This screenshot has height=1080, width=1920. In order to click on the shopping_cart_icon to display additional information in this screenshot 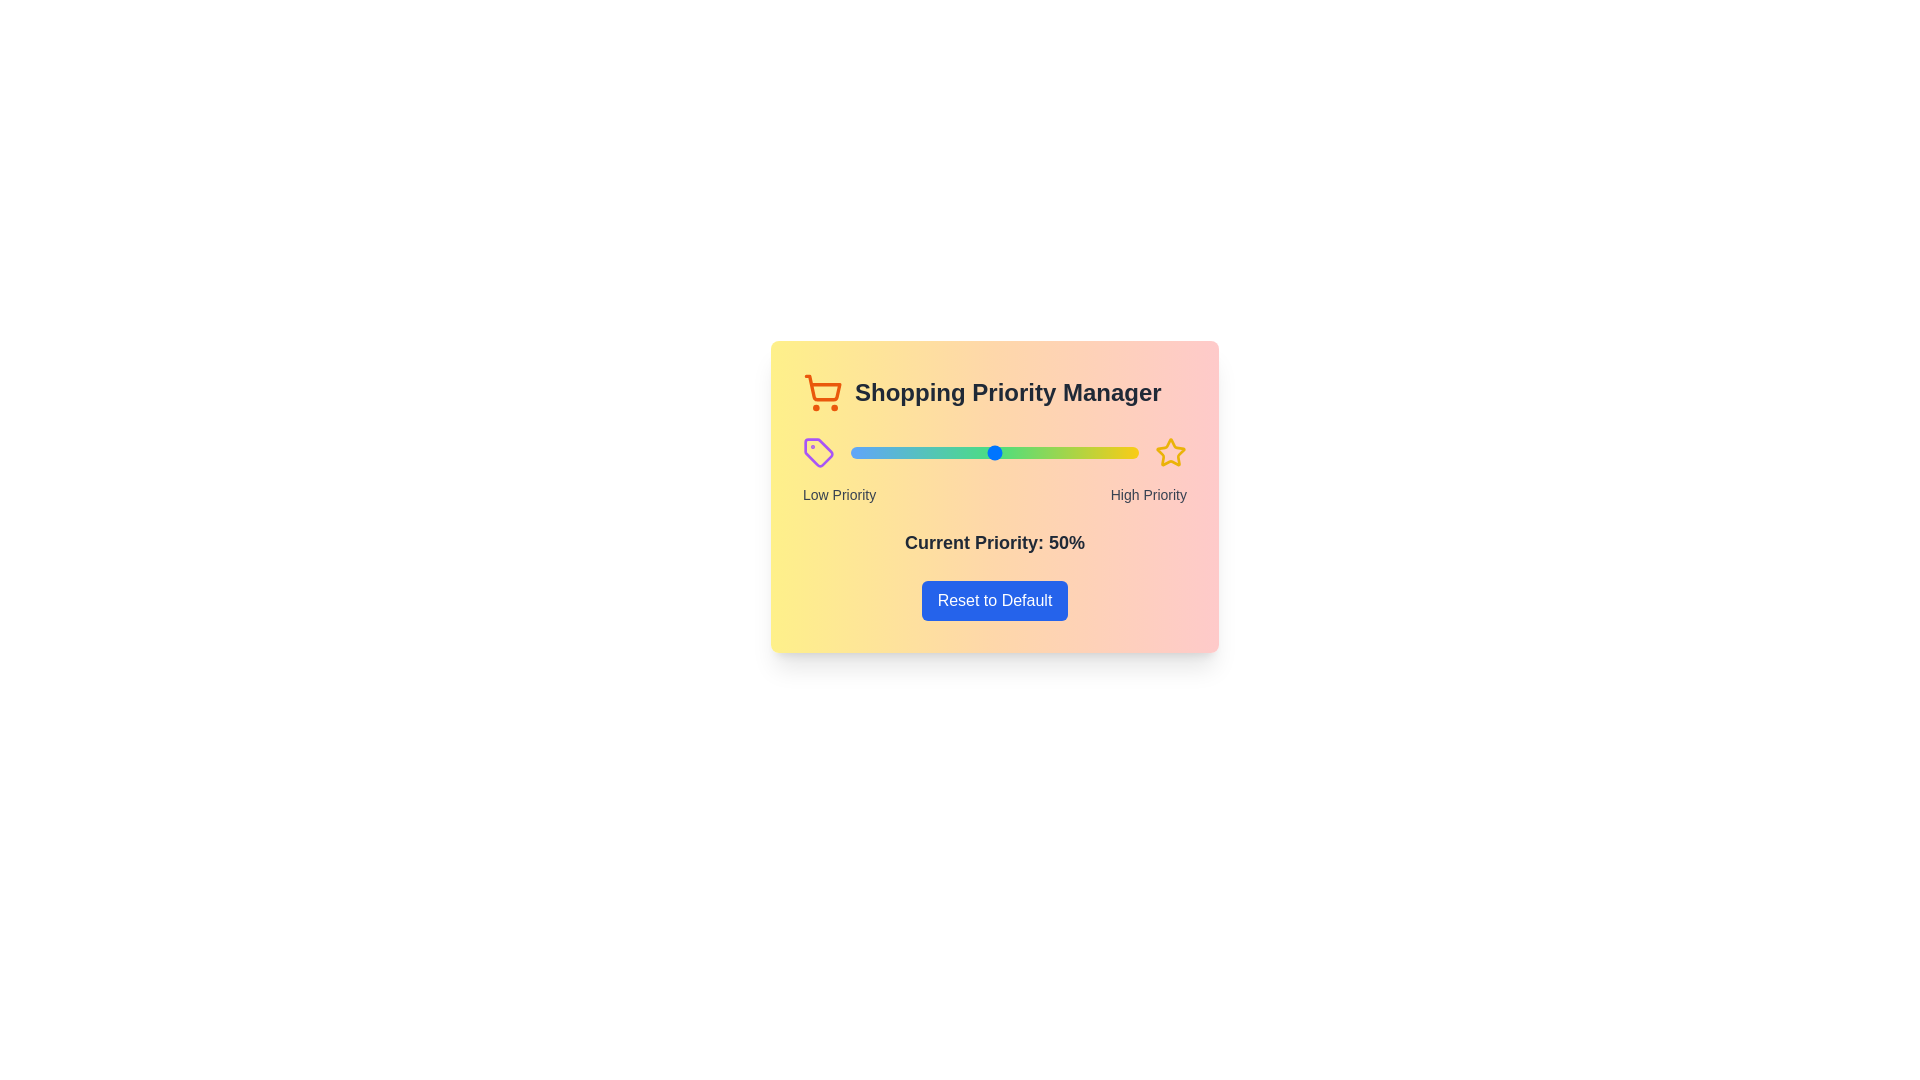, I will do `click(822, 393)`.